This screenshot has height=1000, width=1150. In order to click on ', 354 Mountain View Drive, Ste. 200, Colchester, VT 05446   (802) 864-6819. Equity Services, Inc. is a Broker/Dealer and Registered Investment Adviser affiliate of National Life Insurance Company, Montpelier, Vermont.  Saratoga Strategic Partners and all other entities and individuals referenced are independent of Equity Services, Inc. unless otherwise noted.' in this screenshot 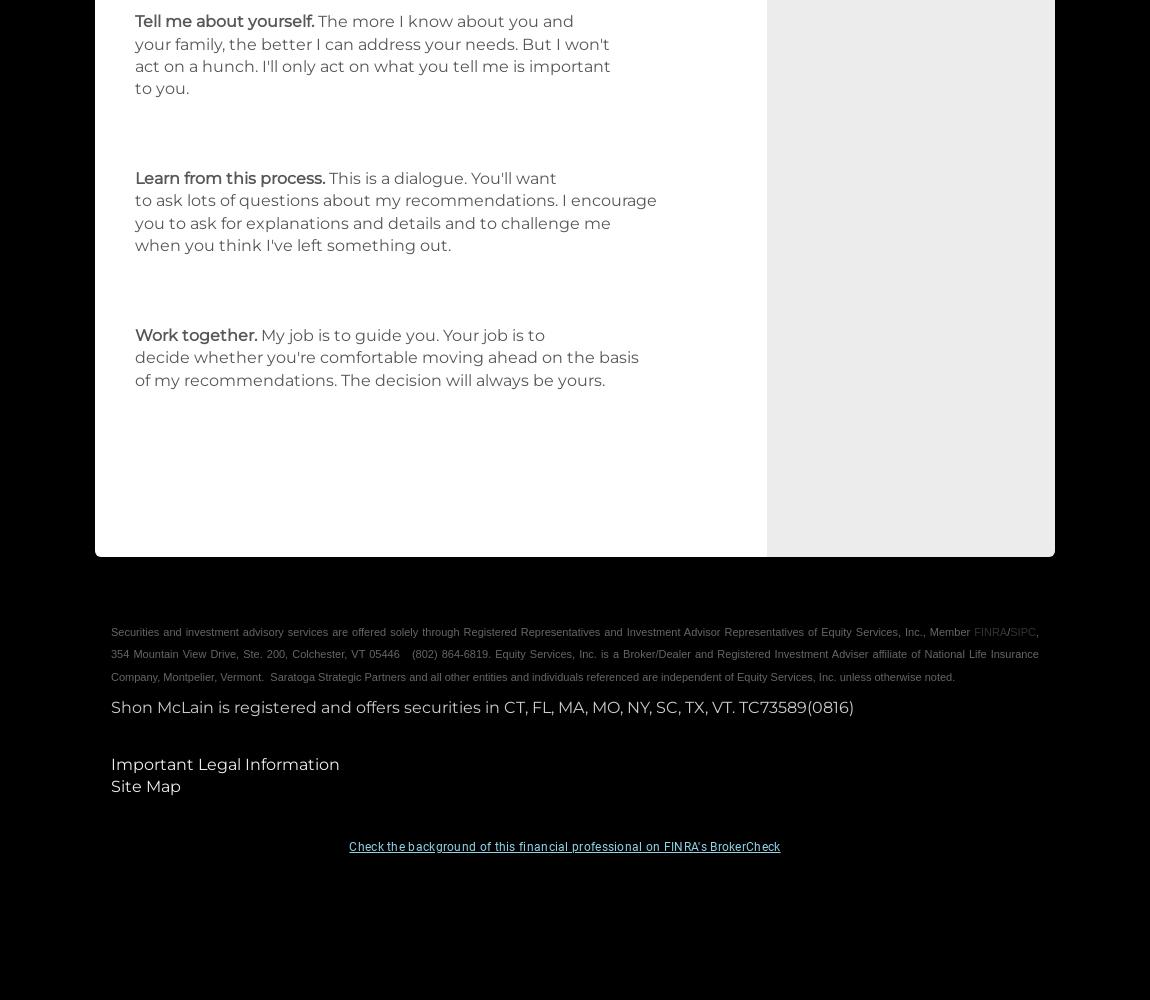, I will do `click(575, 653)`.